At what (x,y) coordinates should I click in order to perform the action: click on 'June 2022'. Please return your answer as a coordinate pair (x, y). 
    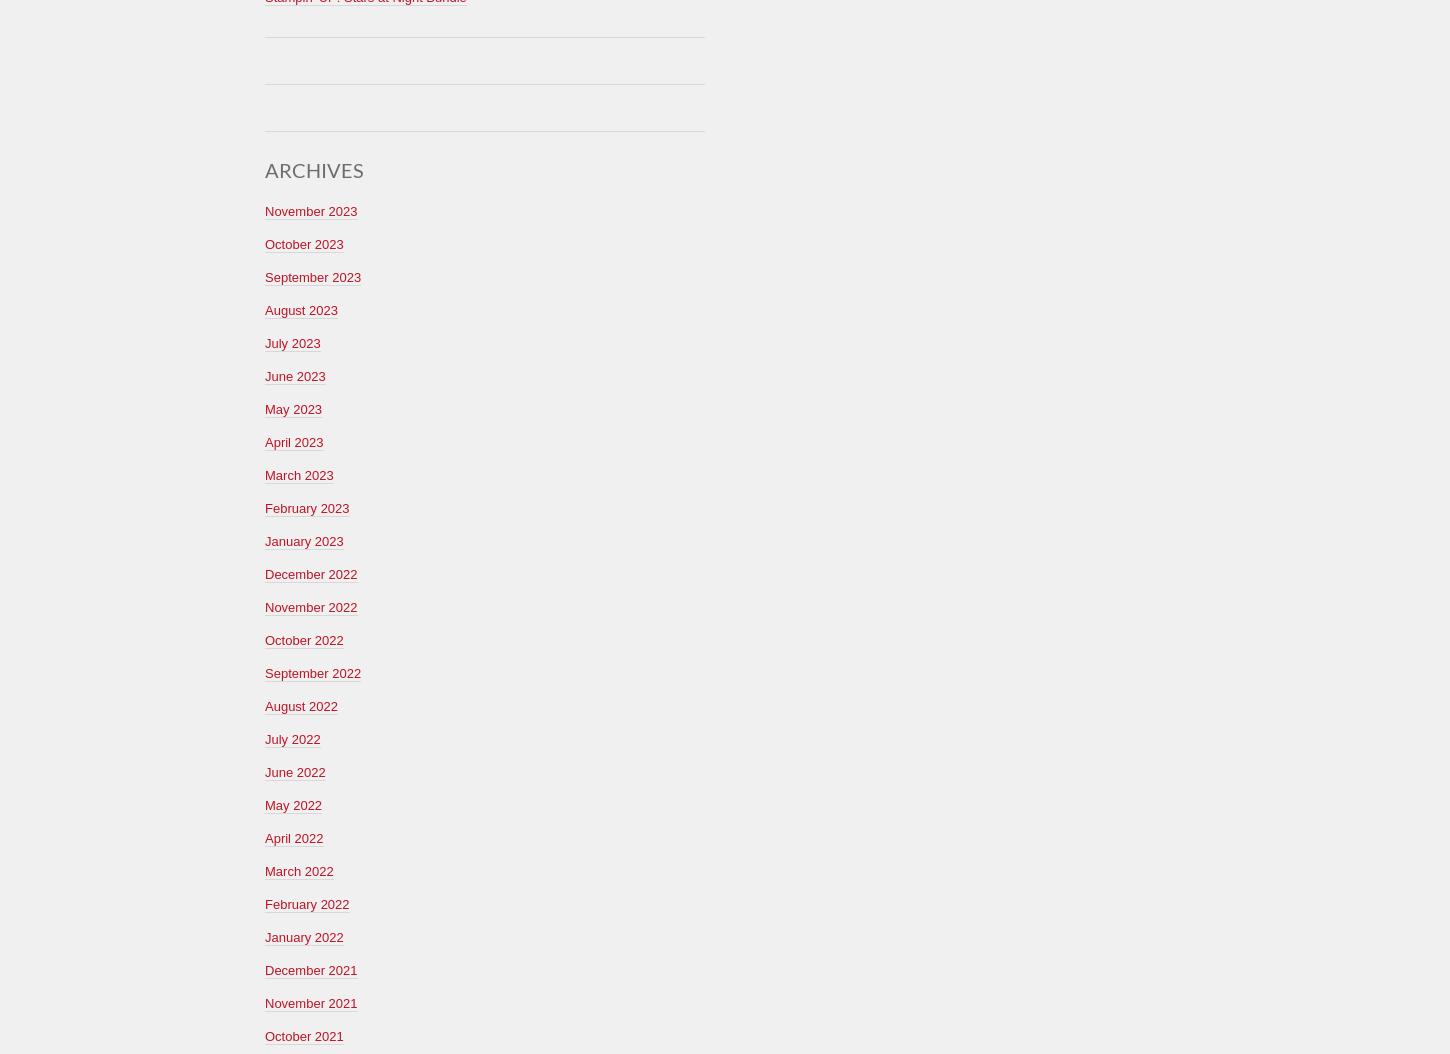
    Looking at the image, I should click on (294, 771).